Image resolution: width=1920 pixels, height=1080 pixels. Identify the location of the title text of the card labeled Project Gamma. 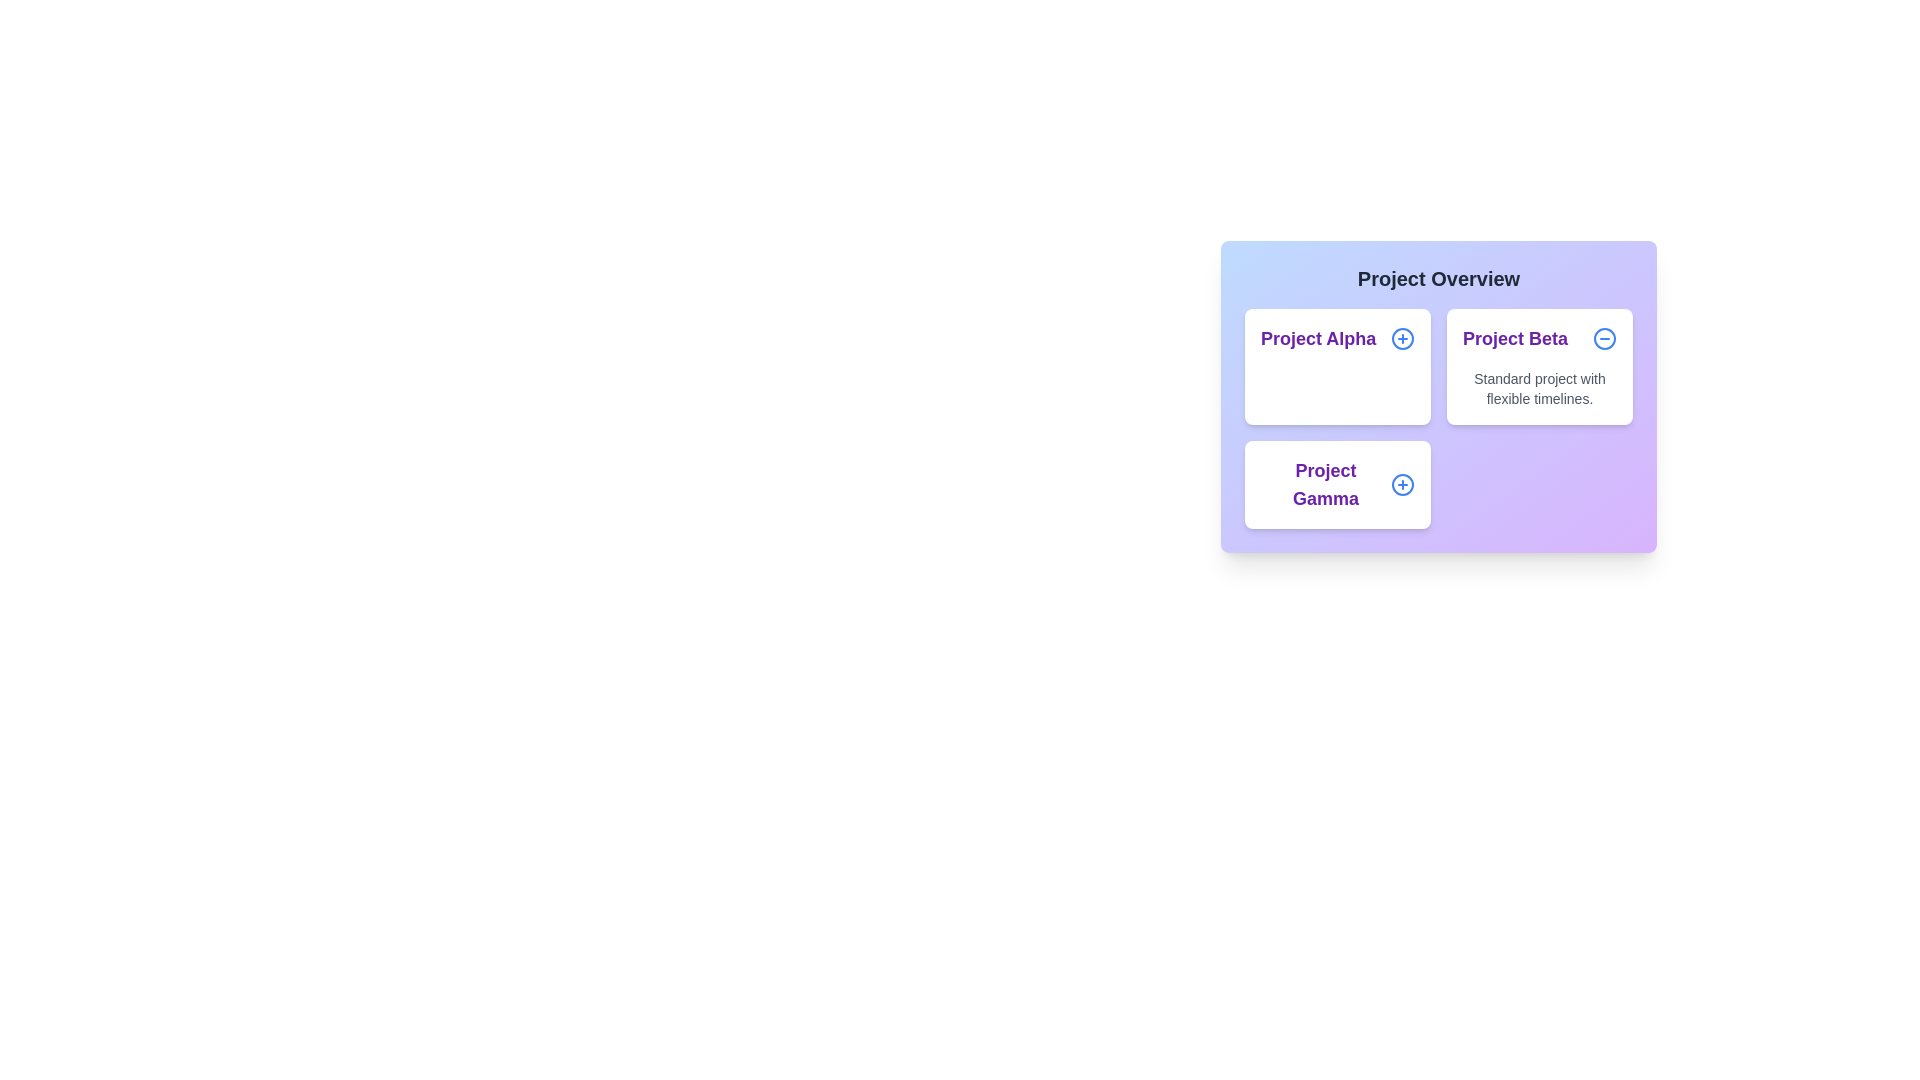
(1338, 485).